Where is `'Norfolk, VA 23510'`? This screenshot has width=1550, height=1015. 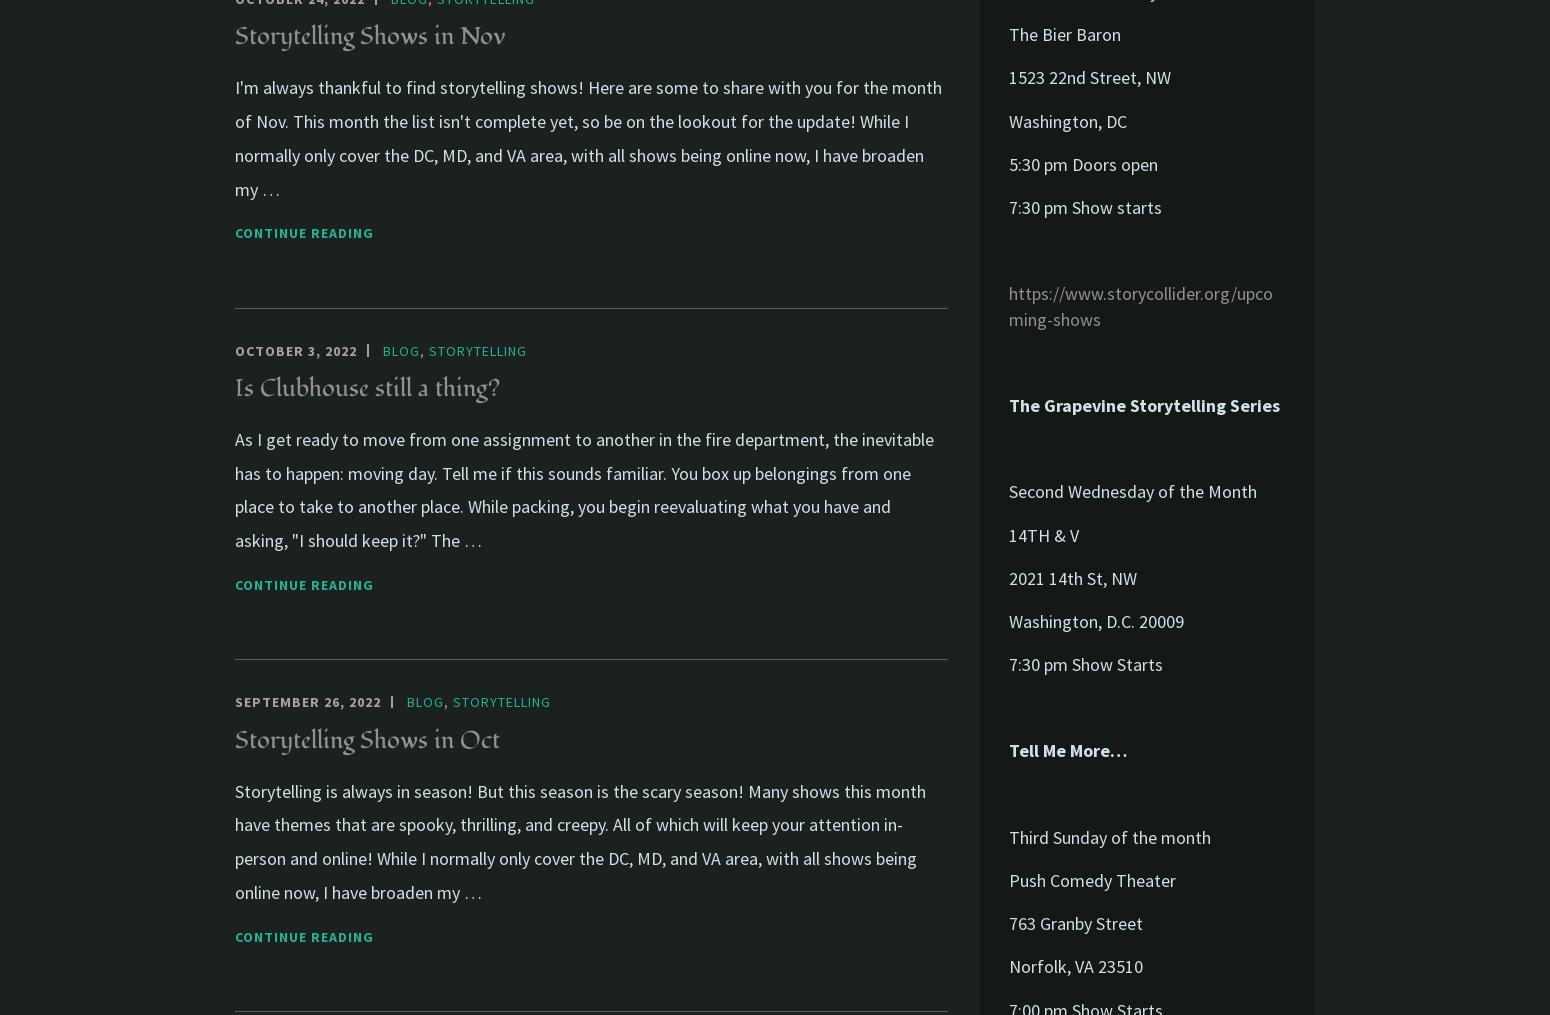 'Norfolk, VA 23510' is located at coordinates (1076, 966).